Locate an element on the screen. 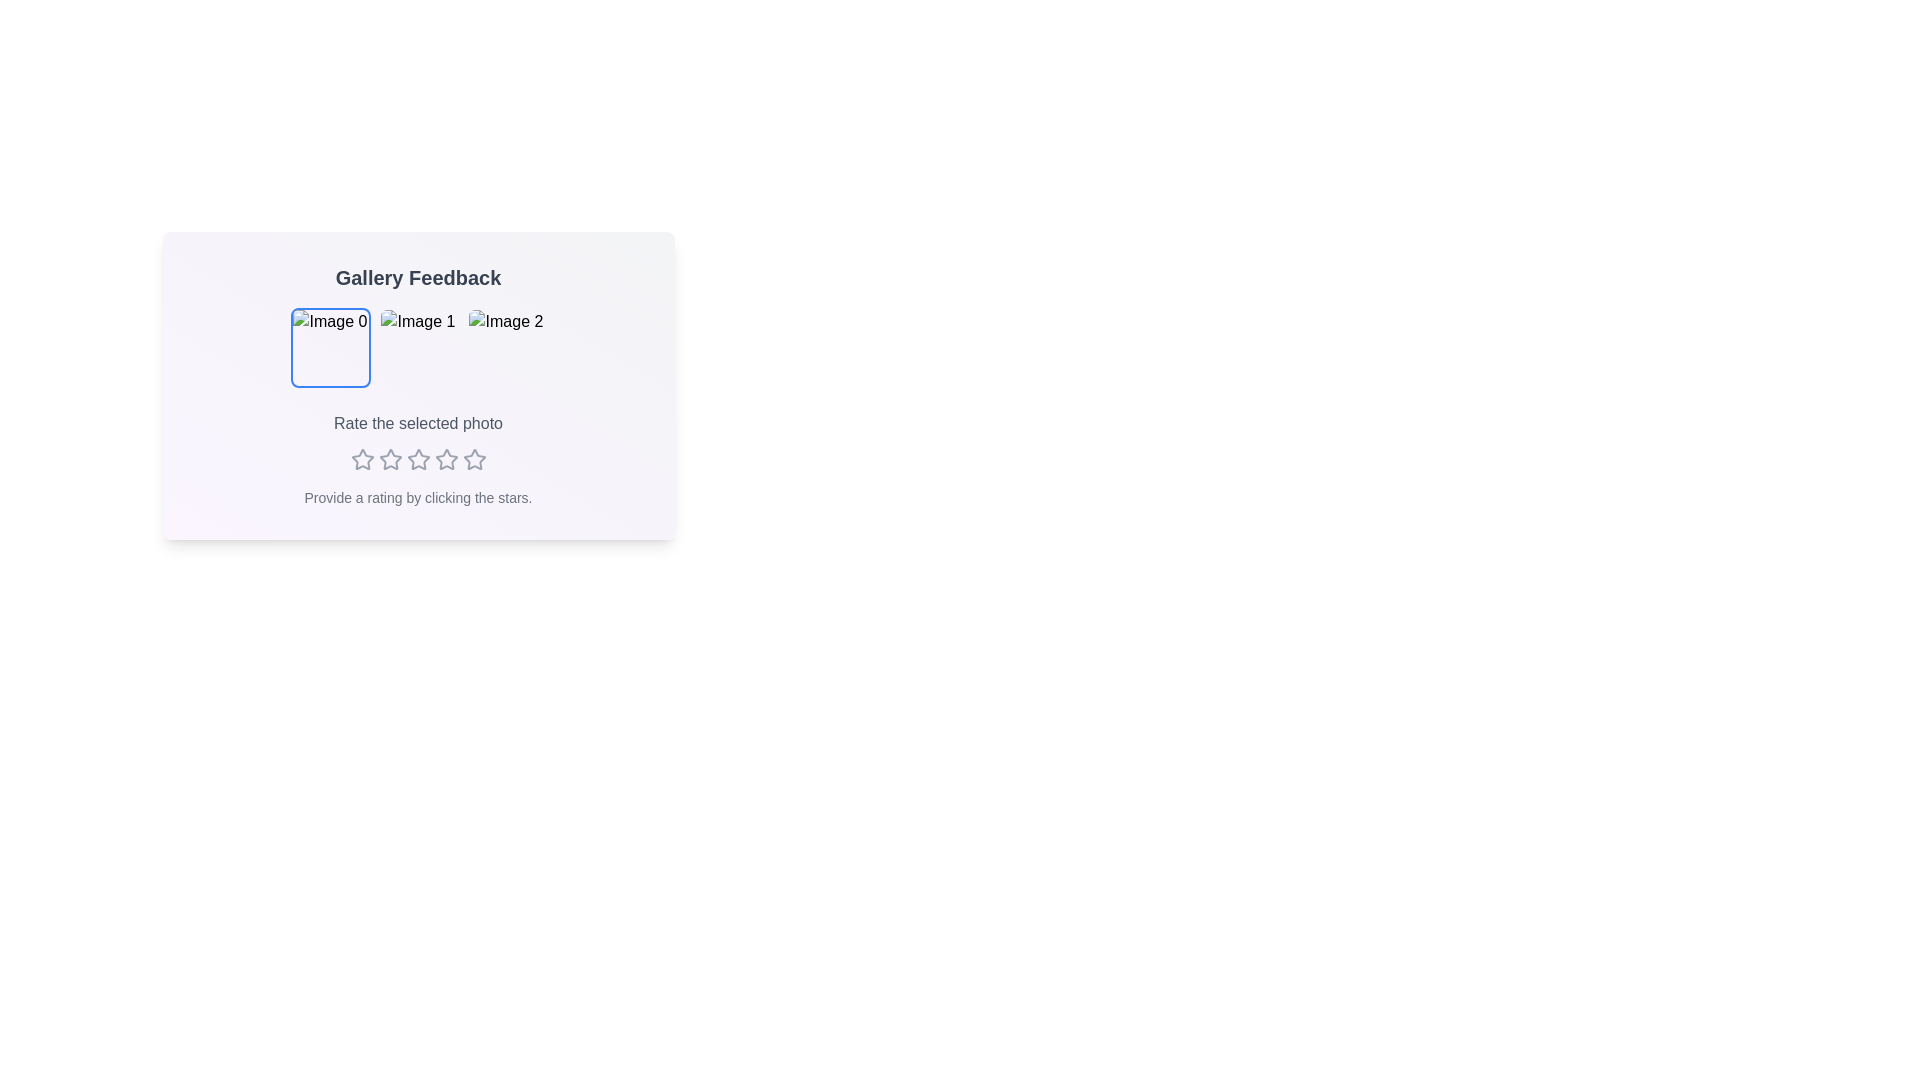 Image resolution: width=1920 pixels, height=1080 pixels. the fourth interactive star icon used for rating is located at coordinates (417, 459).